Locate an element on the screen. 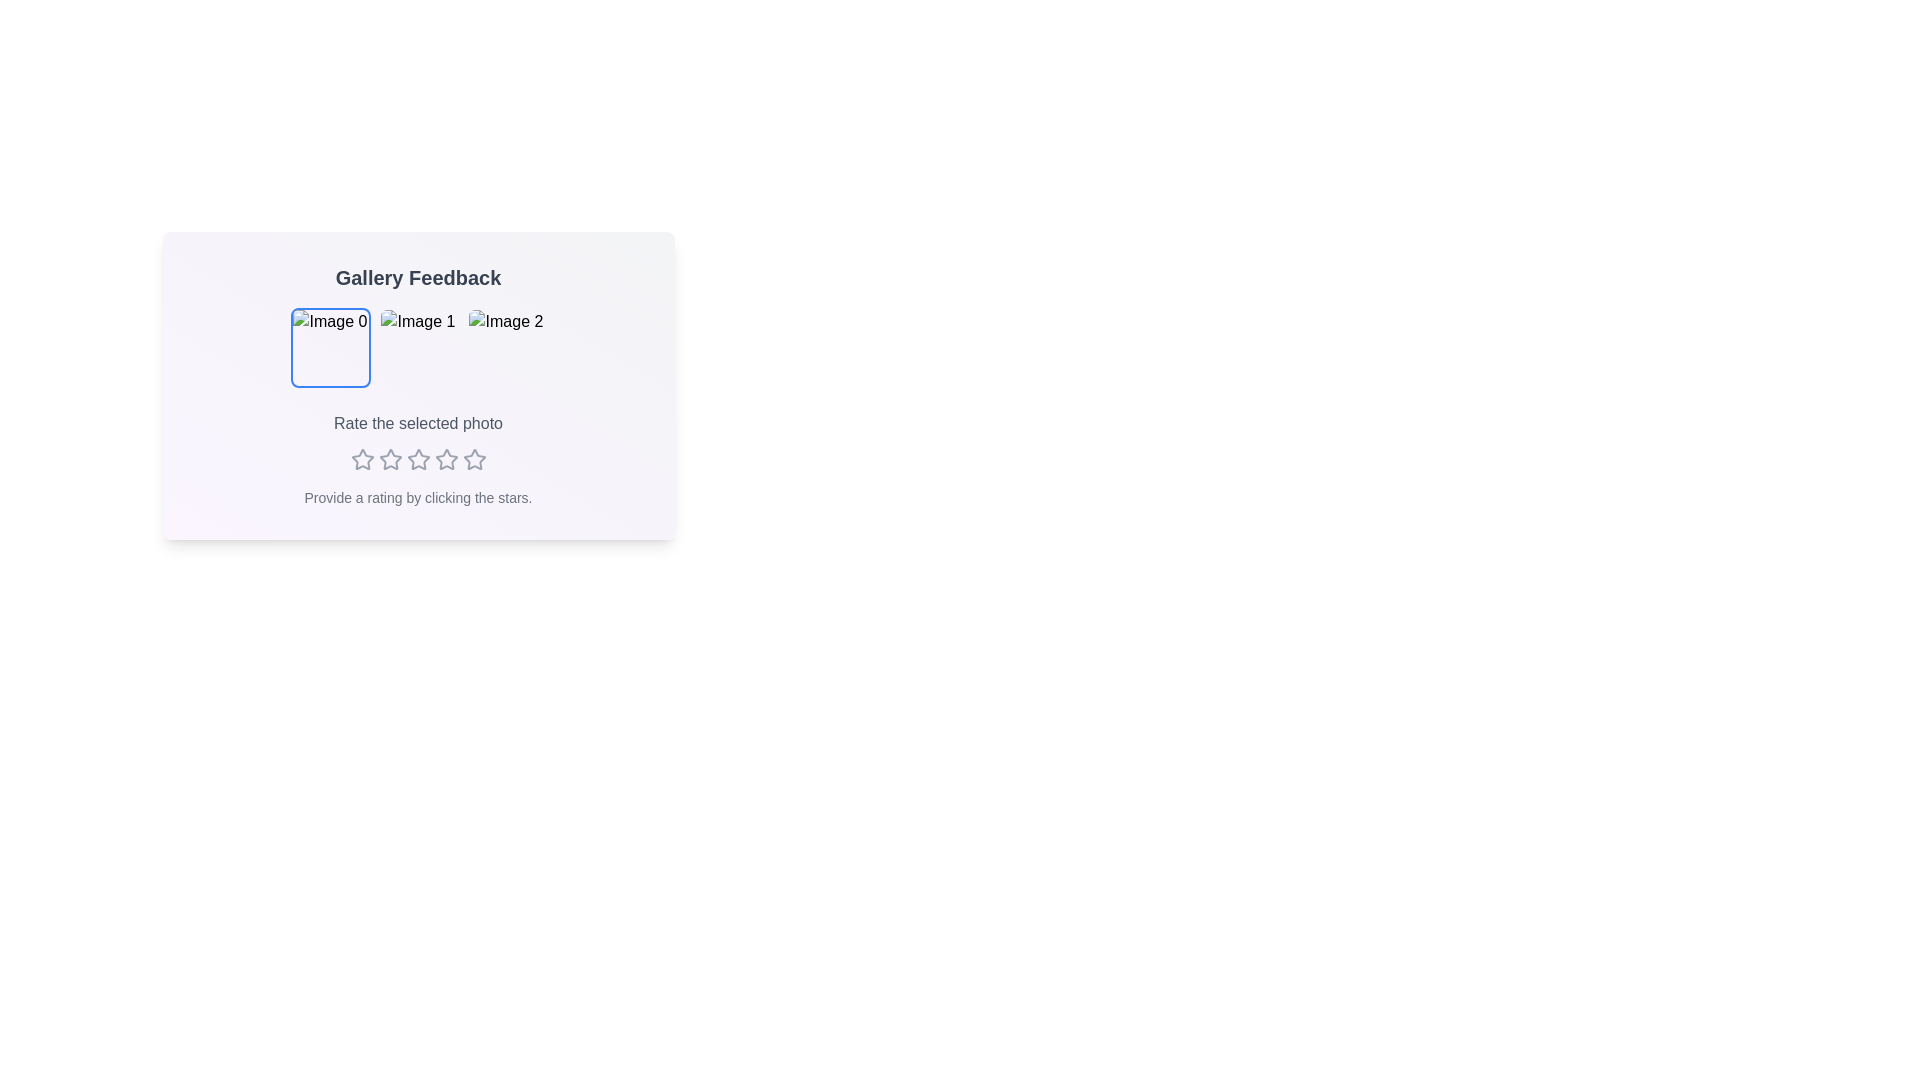 Image resolution: width=1920 pixels, height=1080 pixels. the fourth interactive star icon used for rating is located at coordinates (417, 459).